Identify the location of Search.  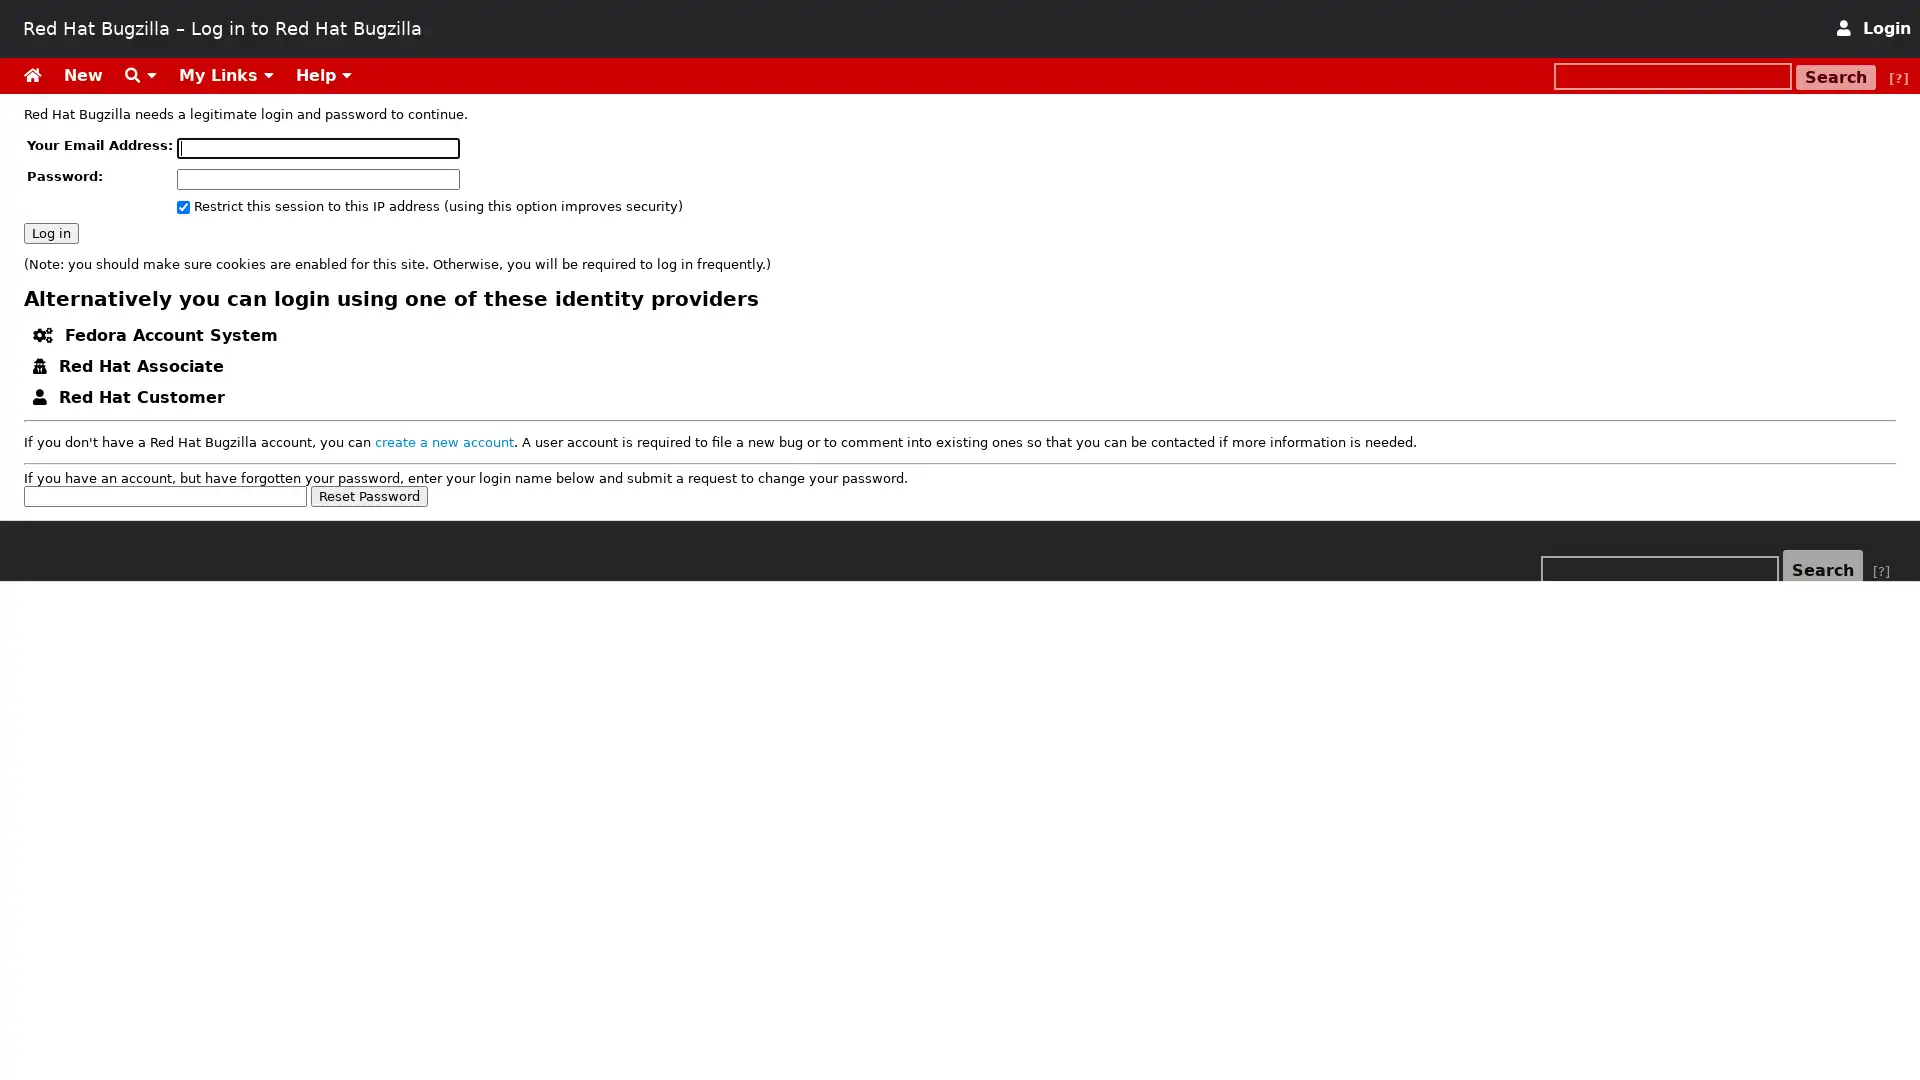
(1836, 76).